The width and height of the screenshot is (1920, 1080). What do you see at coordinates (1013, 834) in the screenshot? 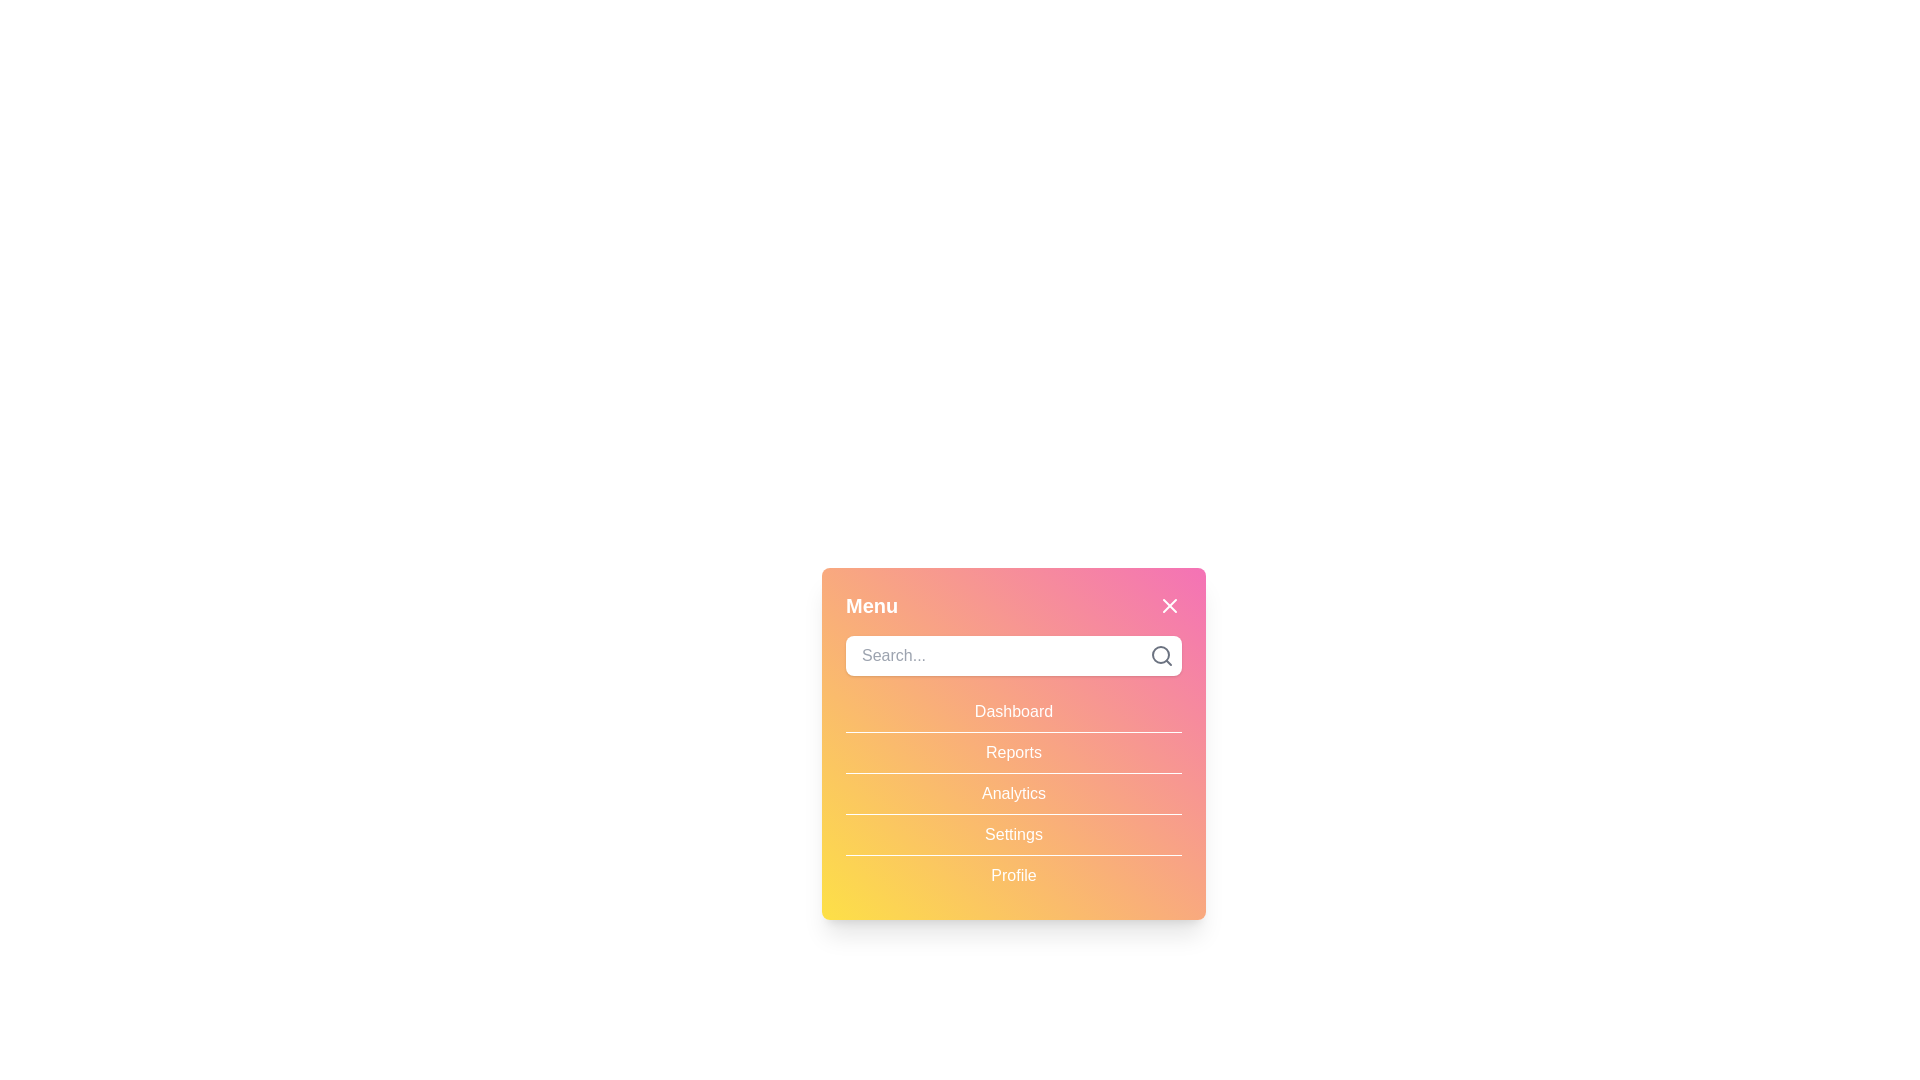
I see `the menu item Settings to select it` at bounding box center [1013, 834].